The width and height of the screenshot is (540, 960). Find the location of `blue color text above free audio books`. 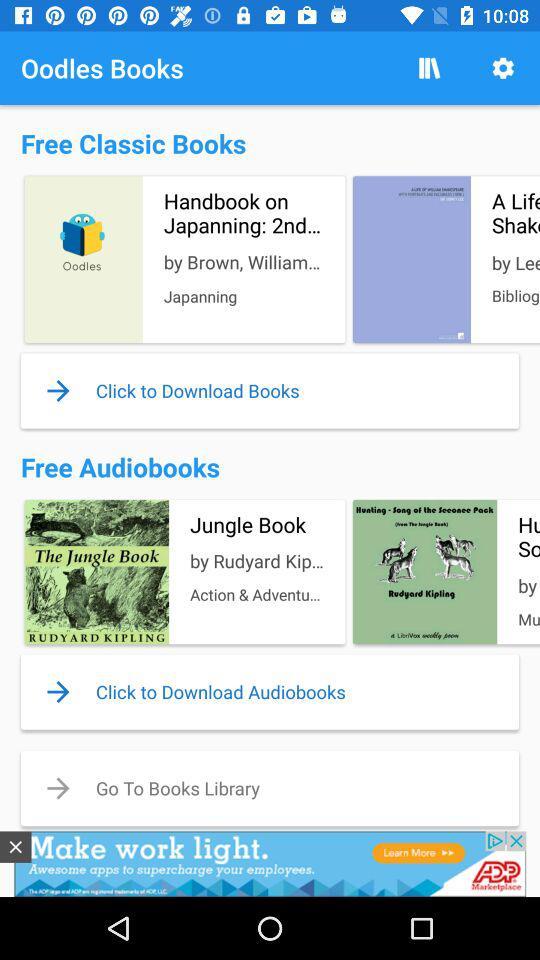

blue color text above free audio books is located at coordinates (270, 390).